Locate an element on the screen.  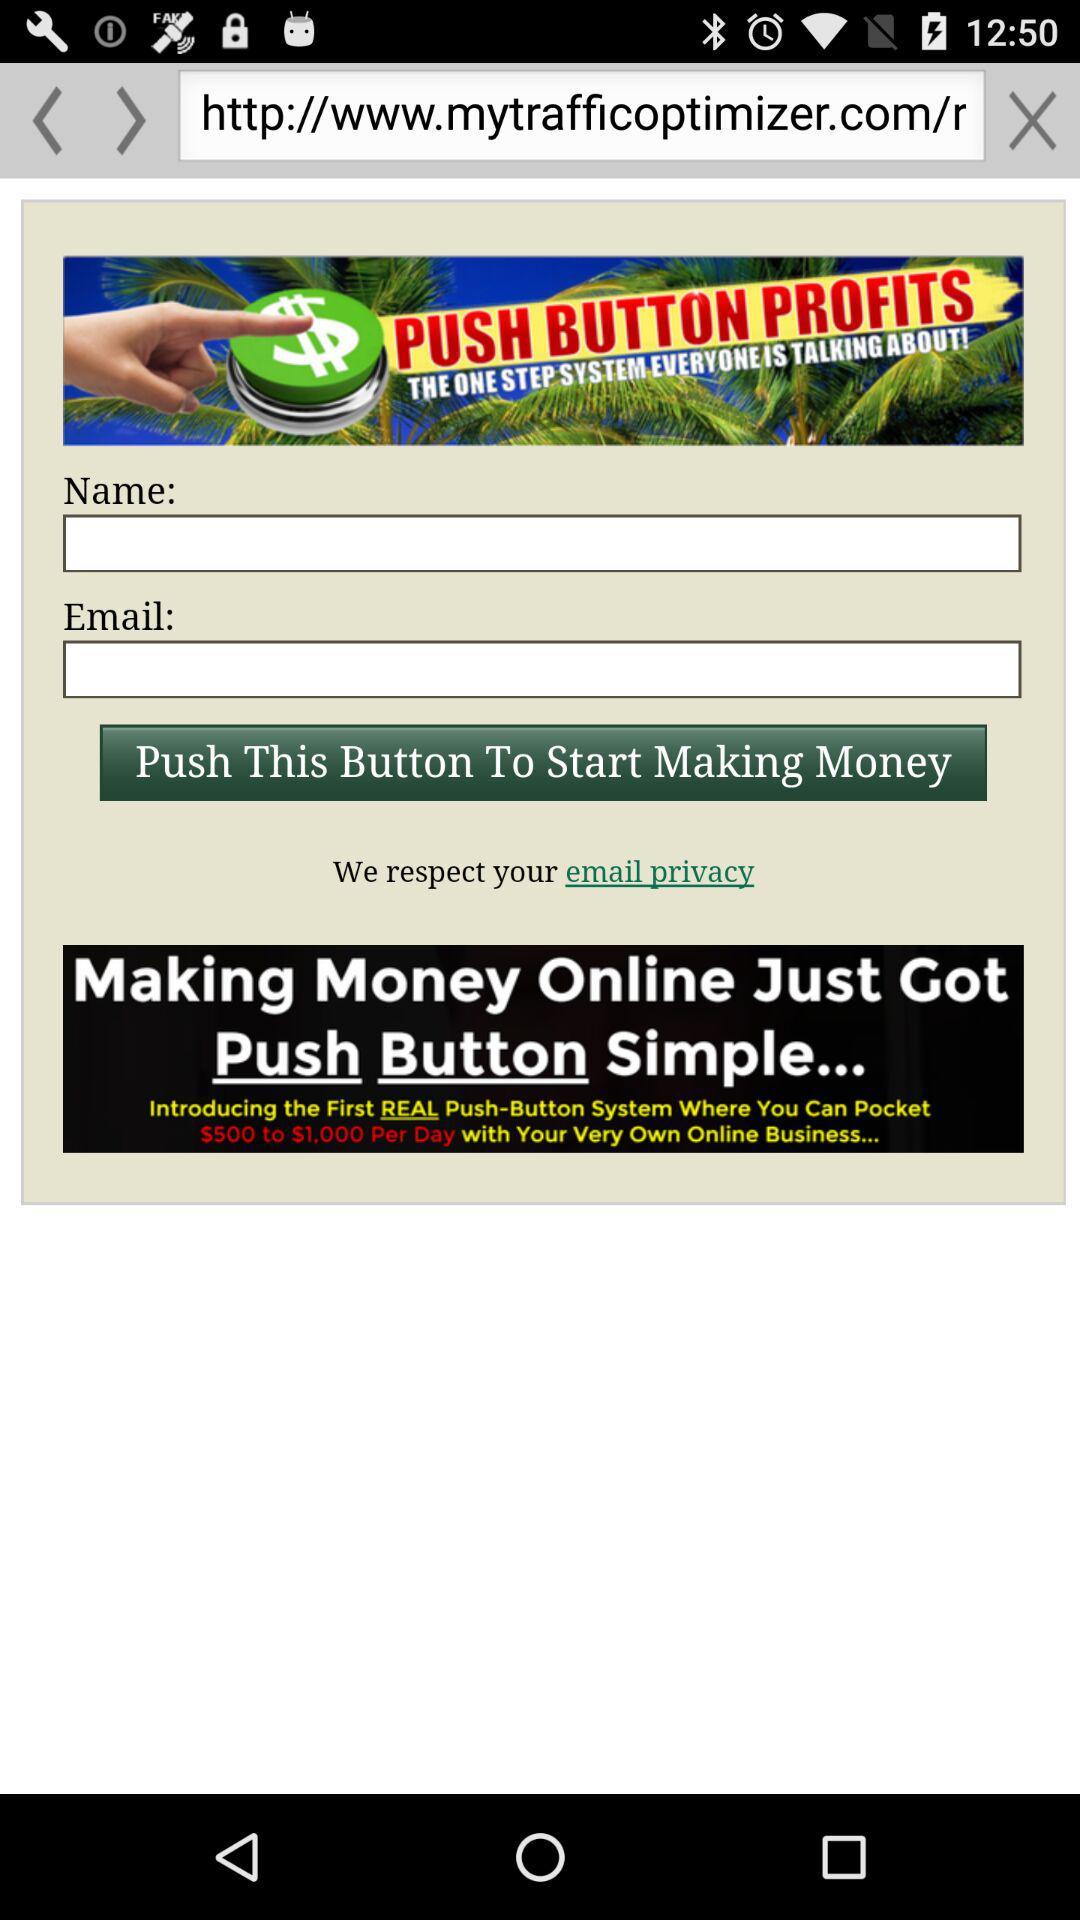
exit this window is located at coordinates (1032, 119).